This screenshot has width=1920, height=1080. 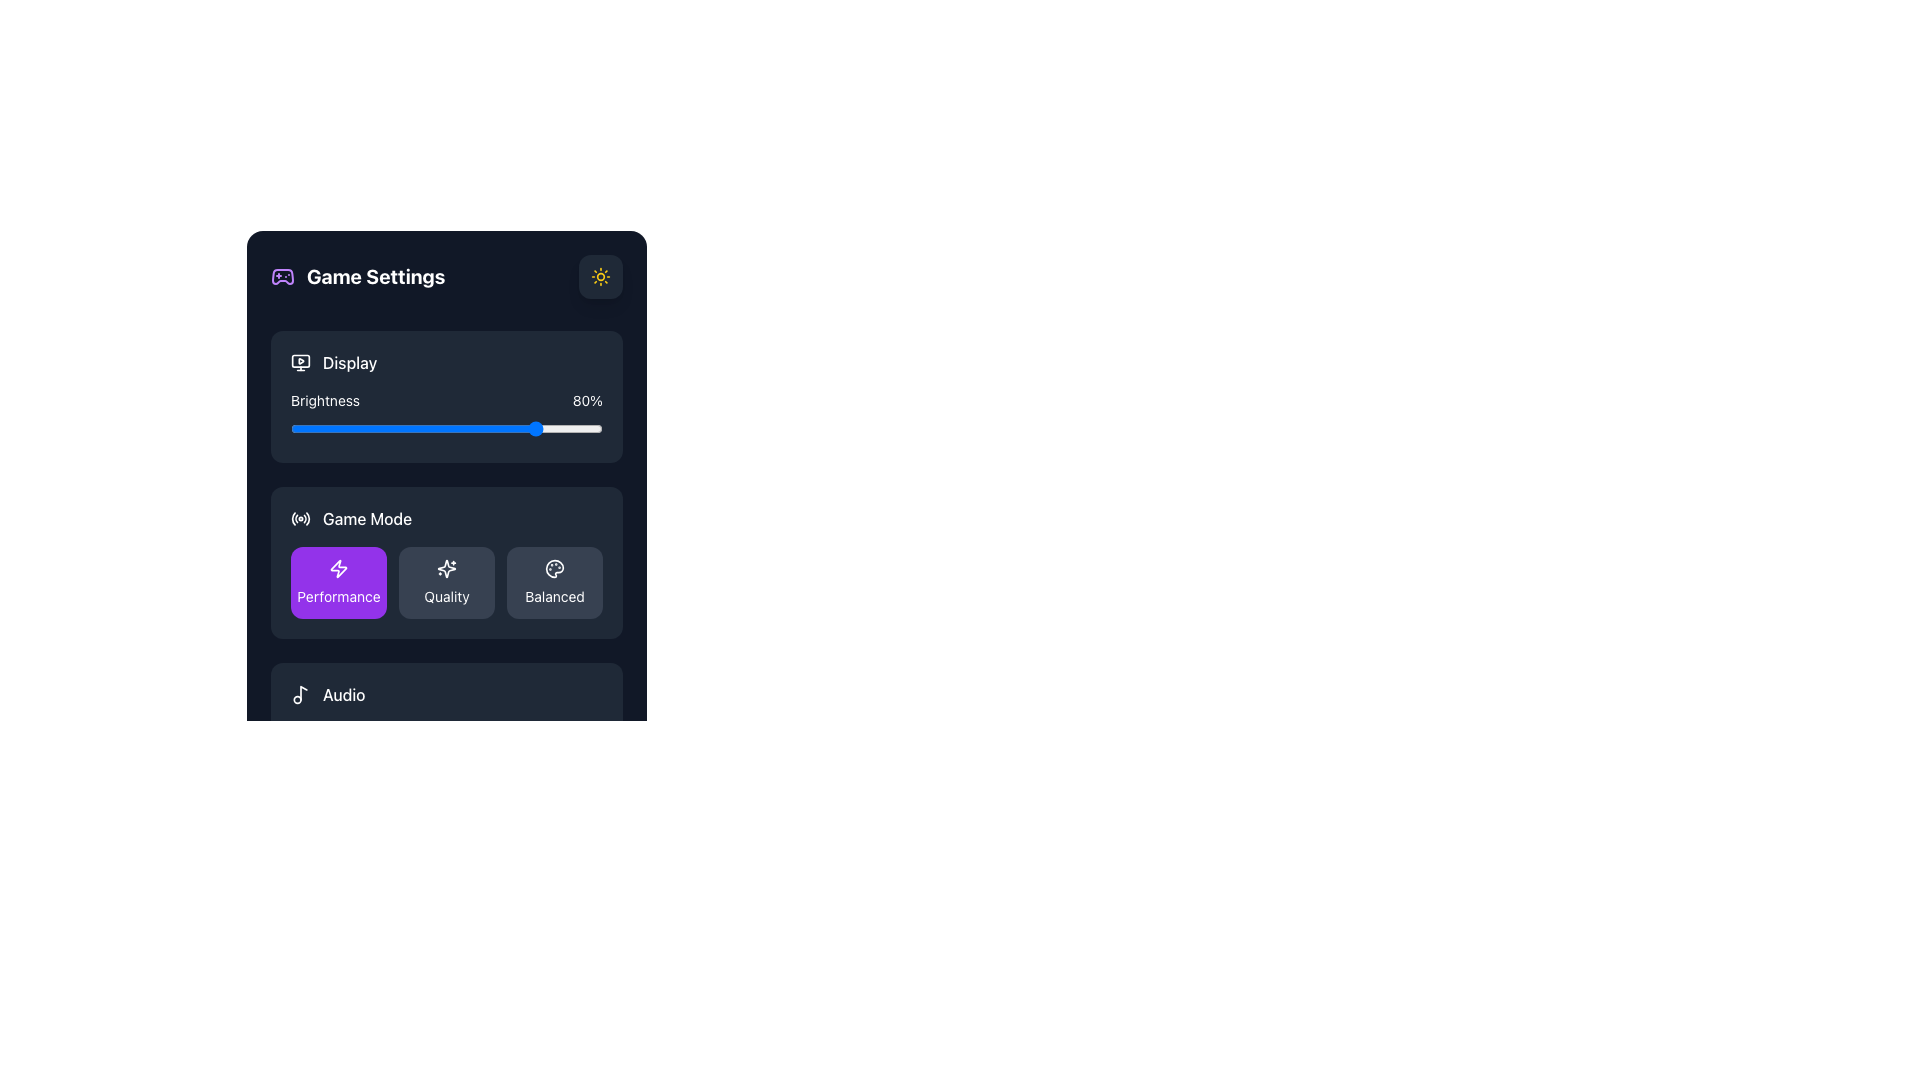 I want to click on brightness level, so click(x=570, y=427).